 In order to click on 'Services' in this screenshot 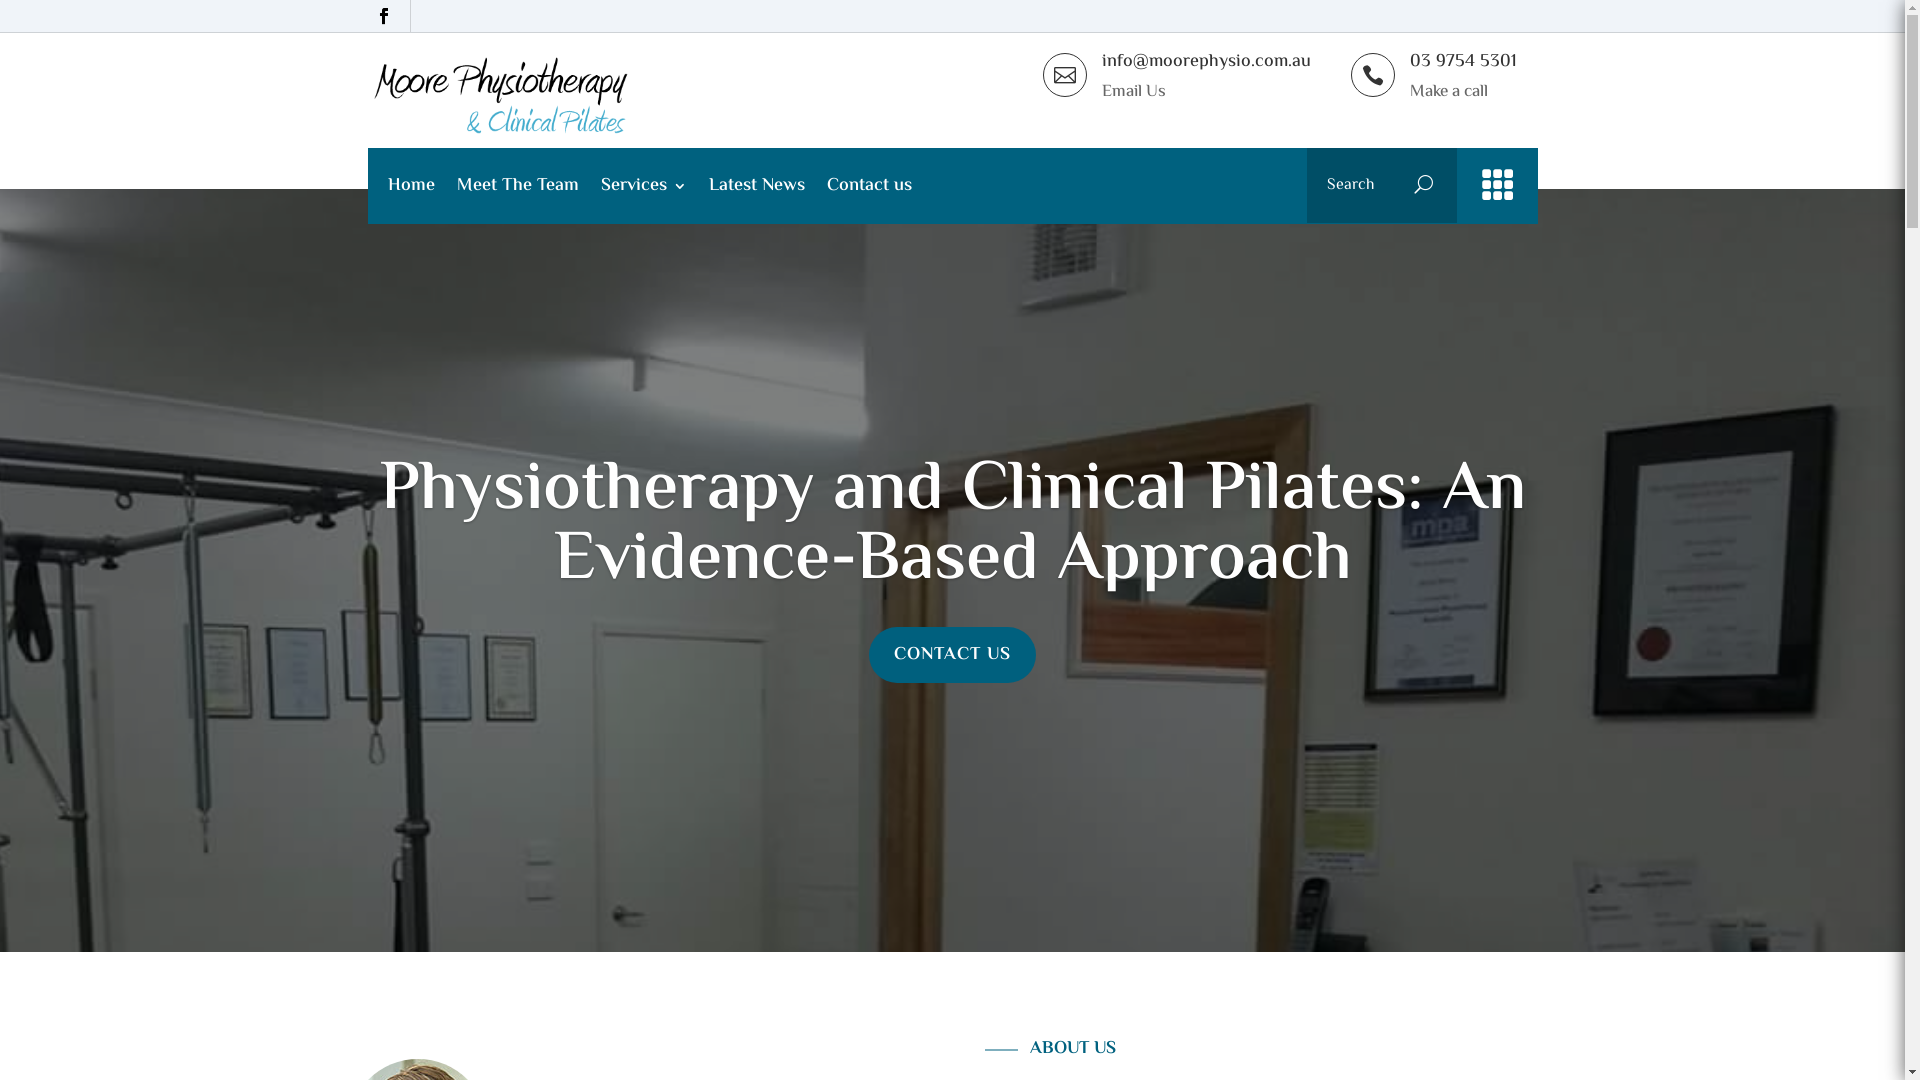, I will do `click(643, 189)`.